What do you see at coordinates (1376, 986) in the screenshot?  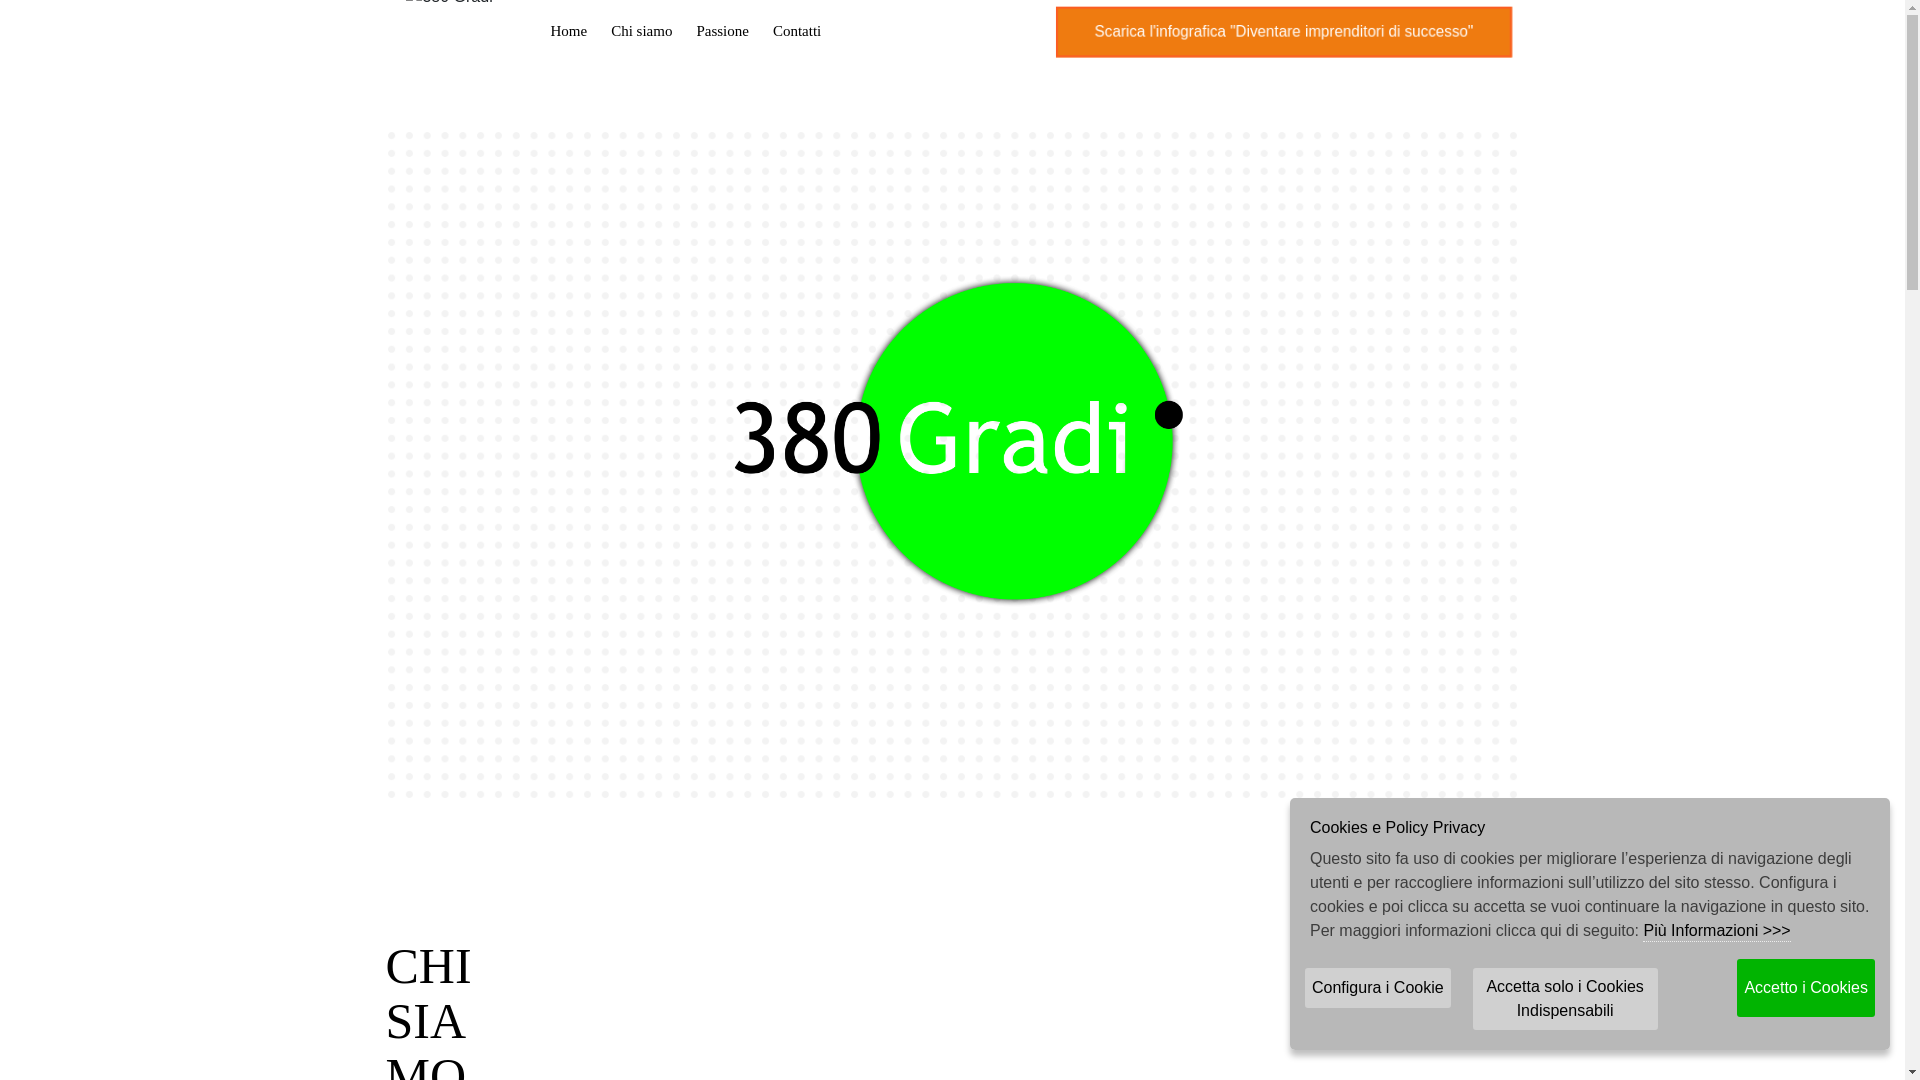 I see `'Configura i Cookie'` at bounding box center [1376, 986].